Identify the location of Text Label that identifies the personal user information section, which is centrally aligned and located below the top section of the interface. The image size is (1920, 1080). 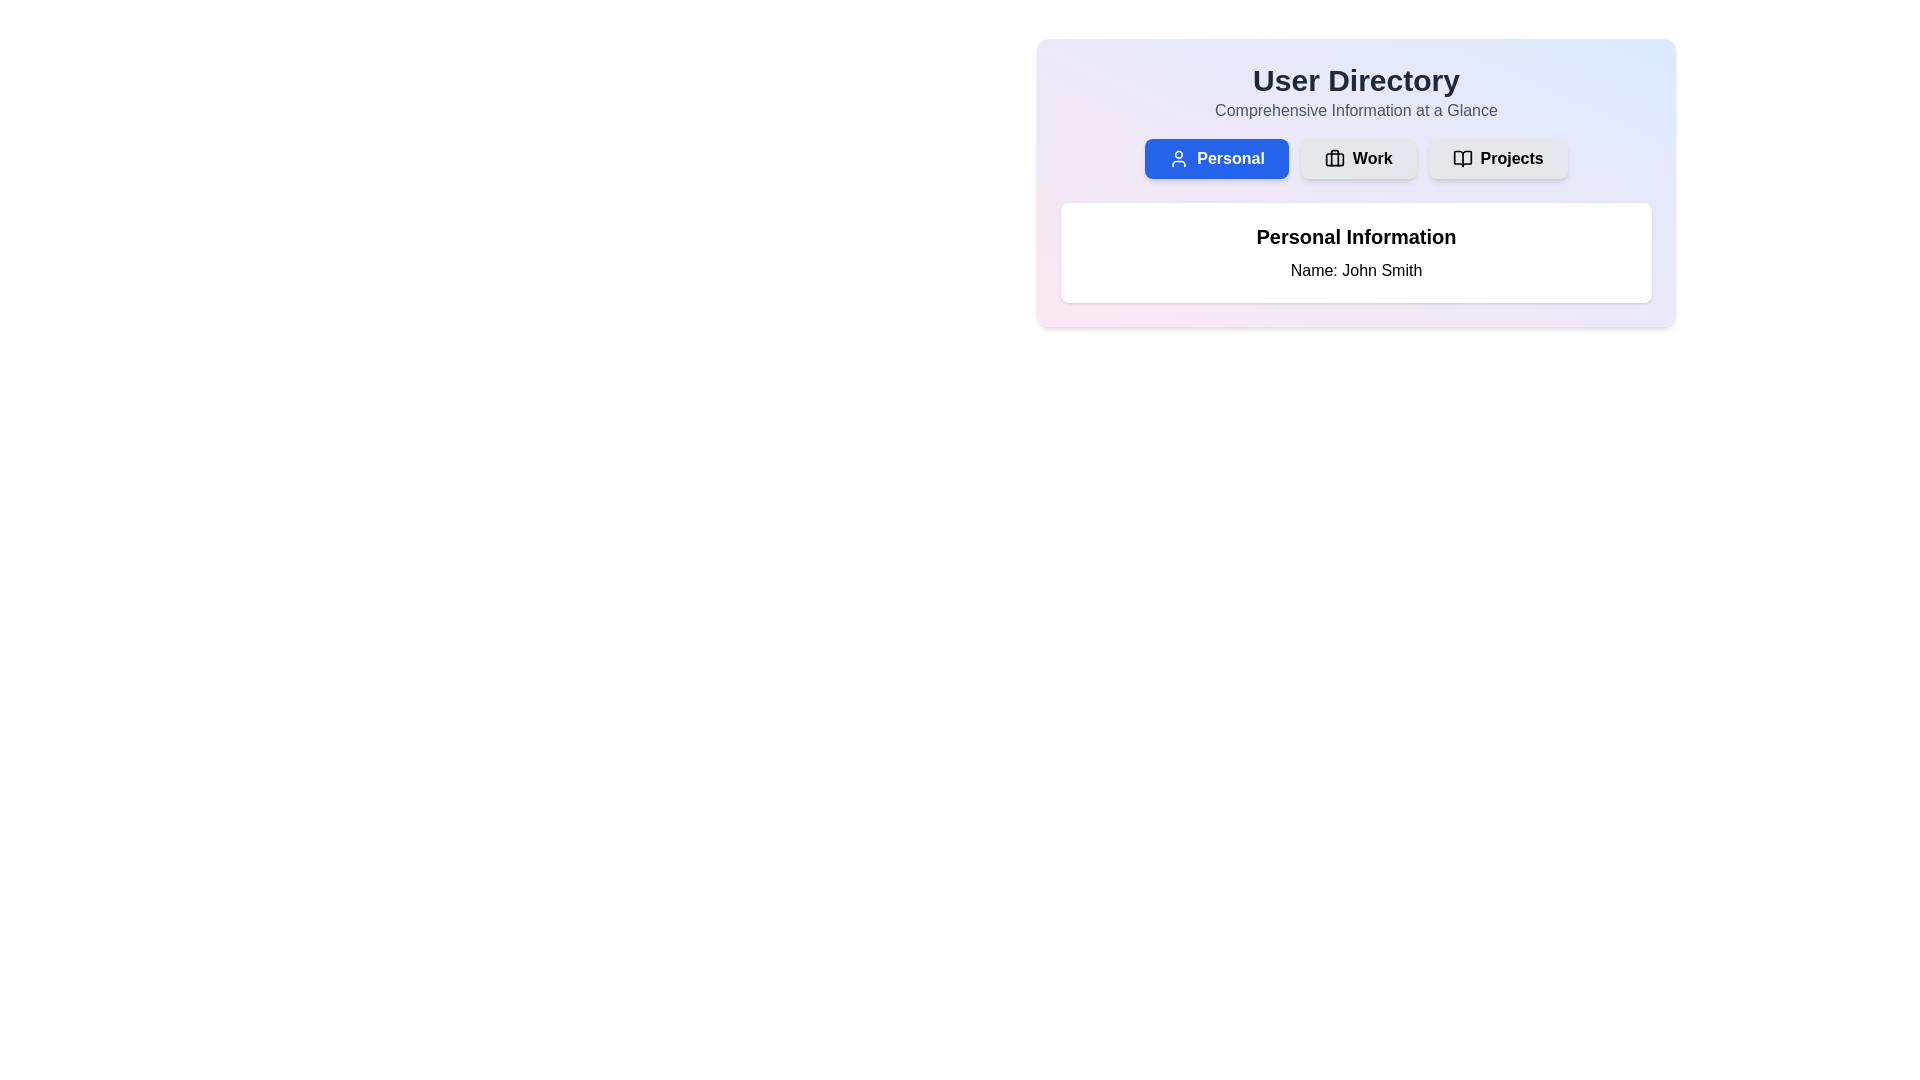
(1356, 235).